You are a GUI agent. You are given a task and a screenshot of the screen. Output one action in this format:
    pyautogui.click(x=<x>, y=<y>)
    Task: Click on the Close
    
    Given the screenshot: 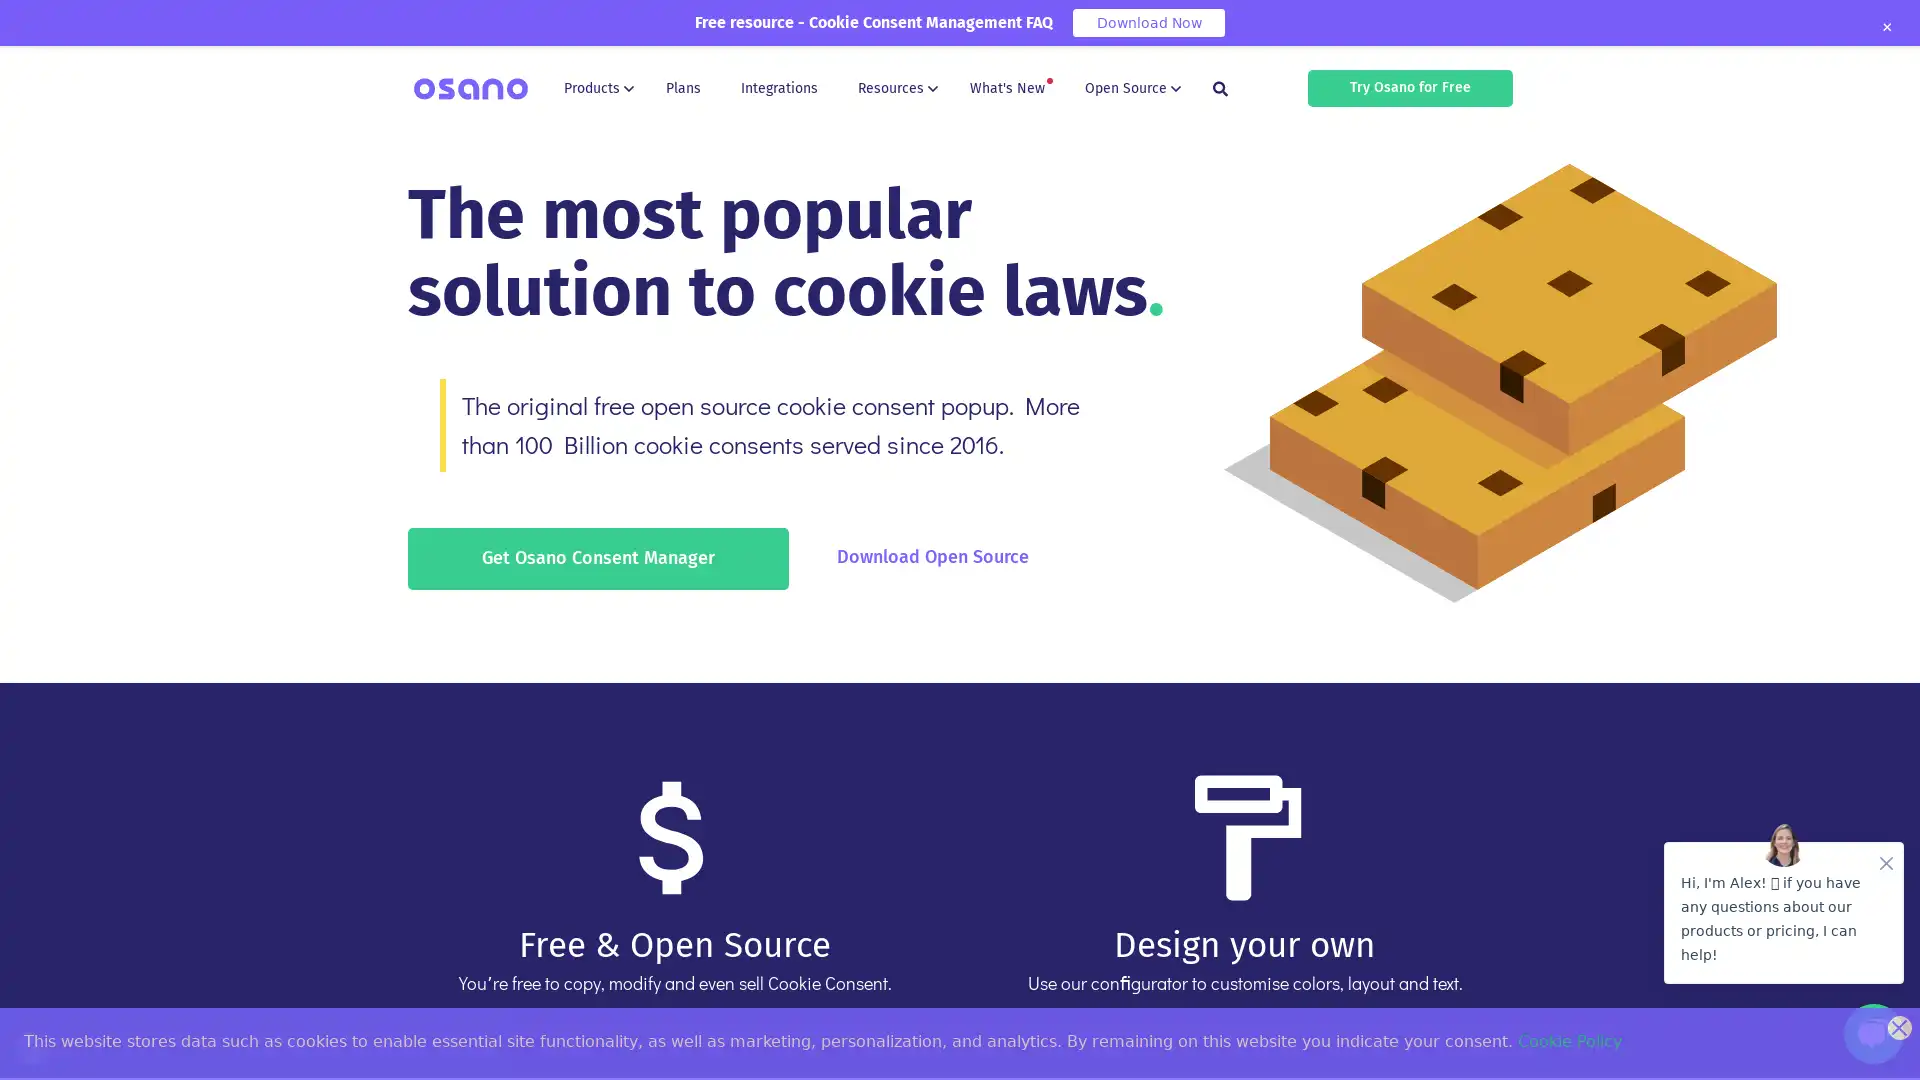 What is the action you would take?
    pyautogui.click(x=1885, y=27)
    